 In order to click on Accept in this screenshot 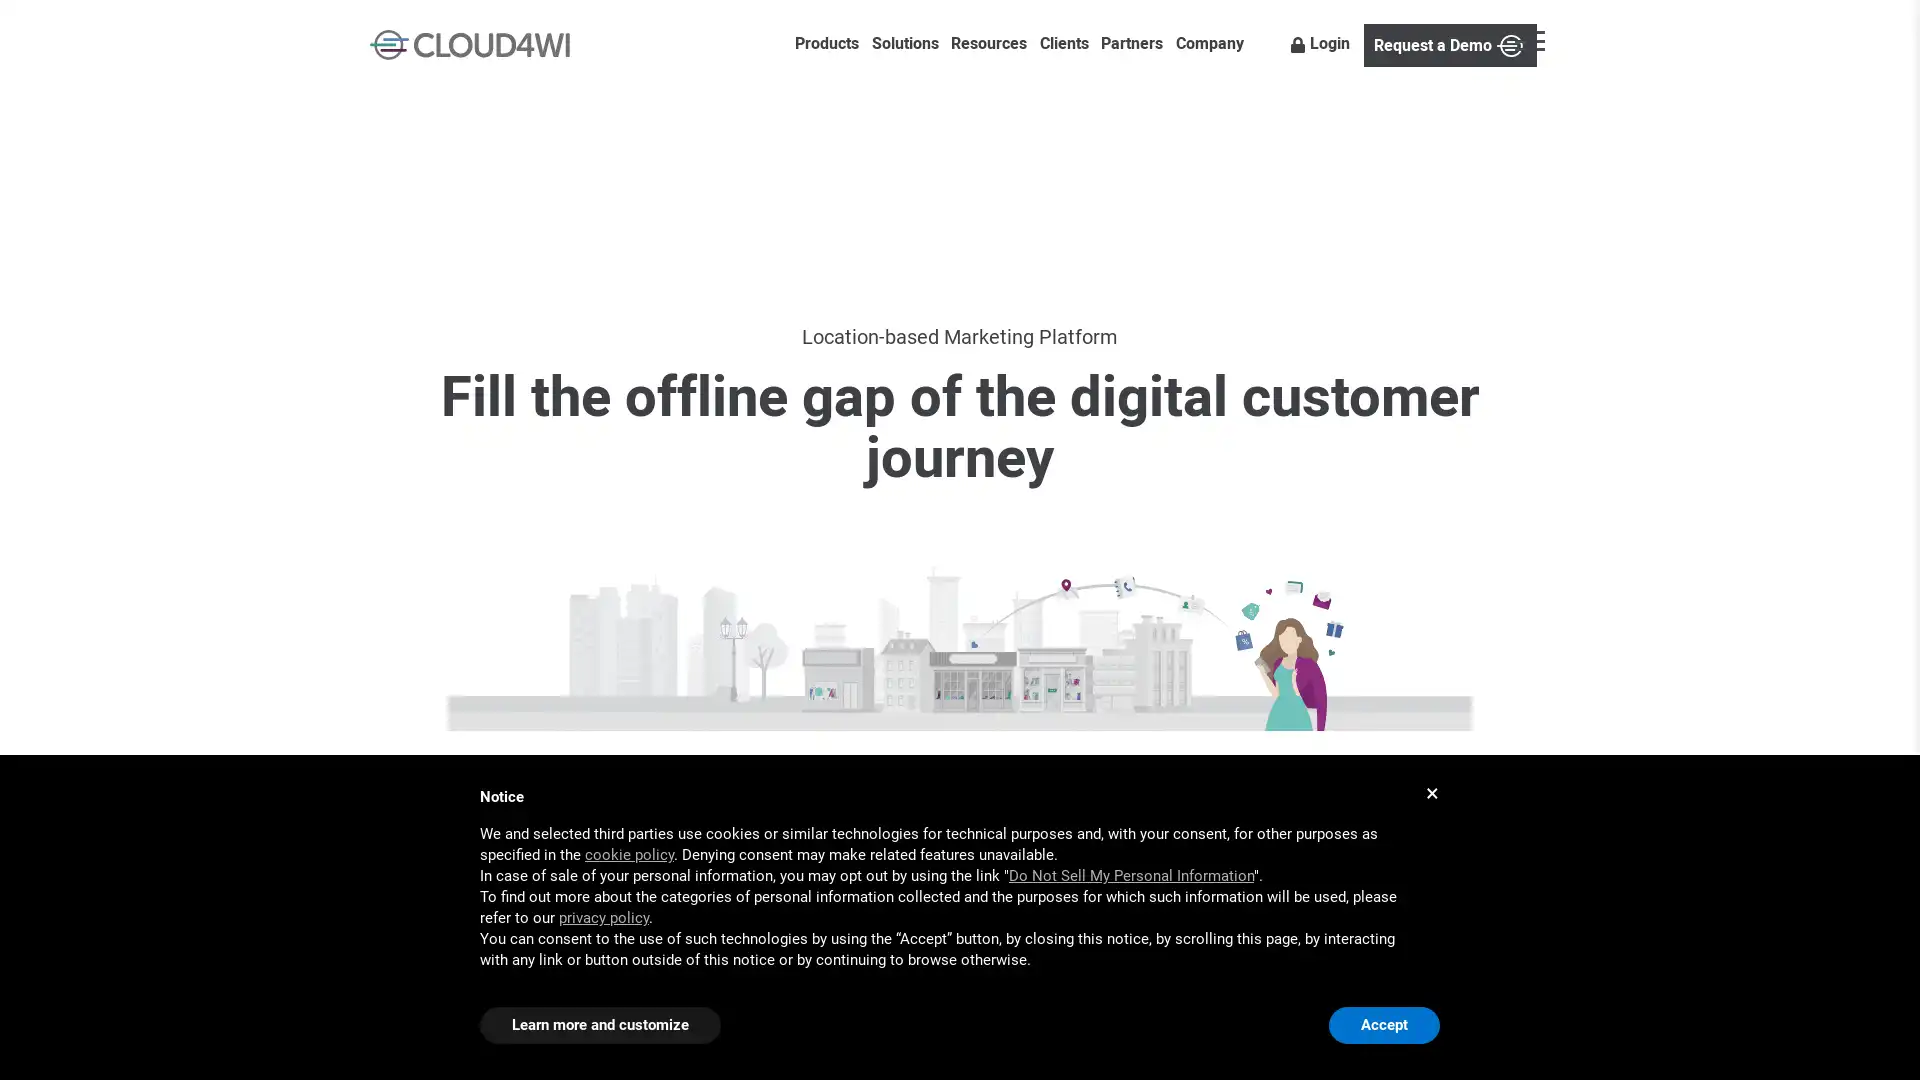, I will do `click(1383, 1025)`.